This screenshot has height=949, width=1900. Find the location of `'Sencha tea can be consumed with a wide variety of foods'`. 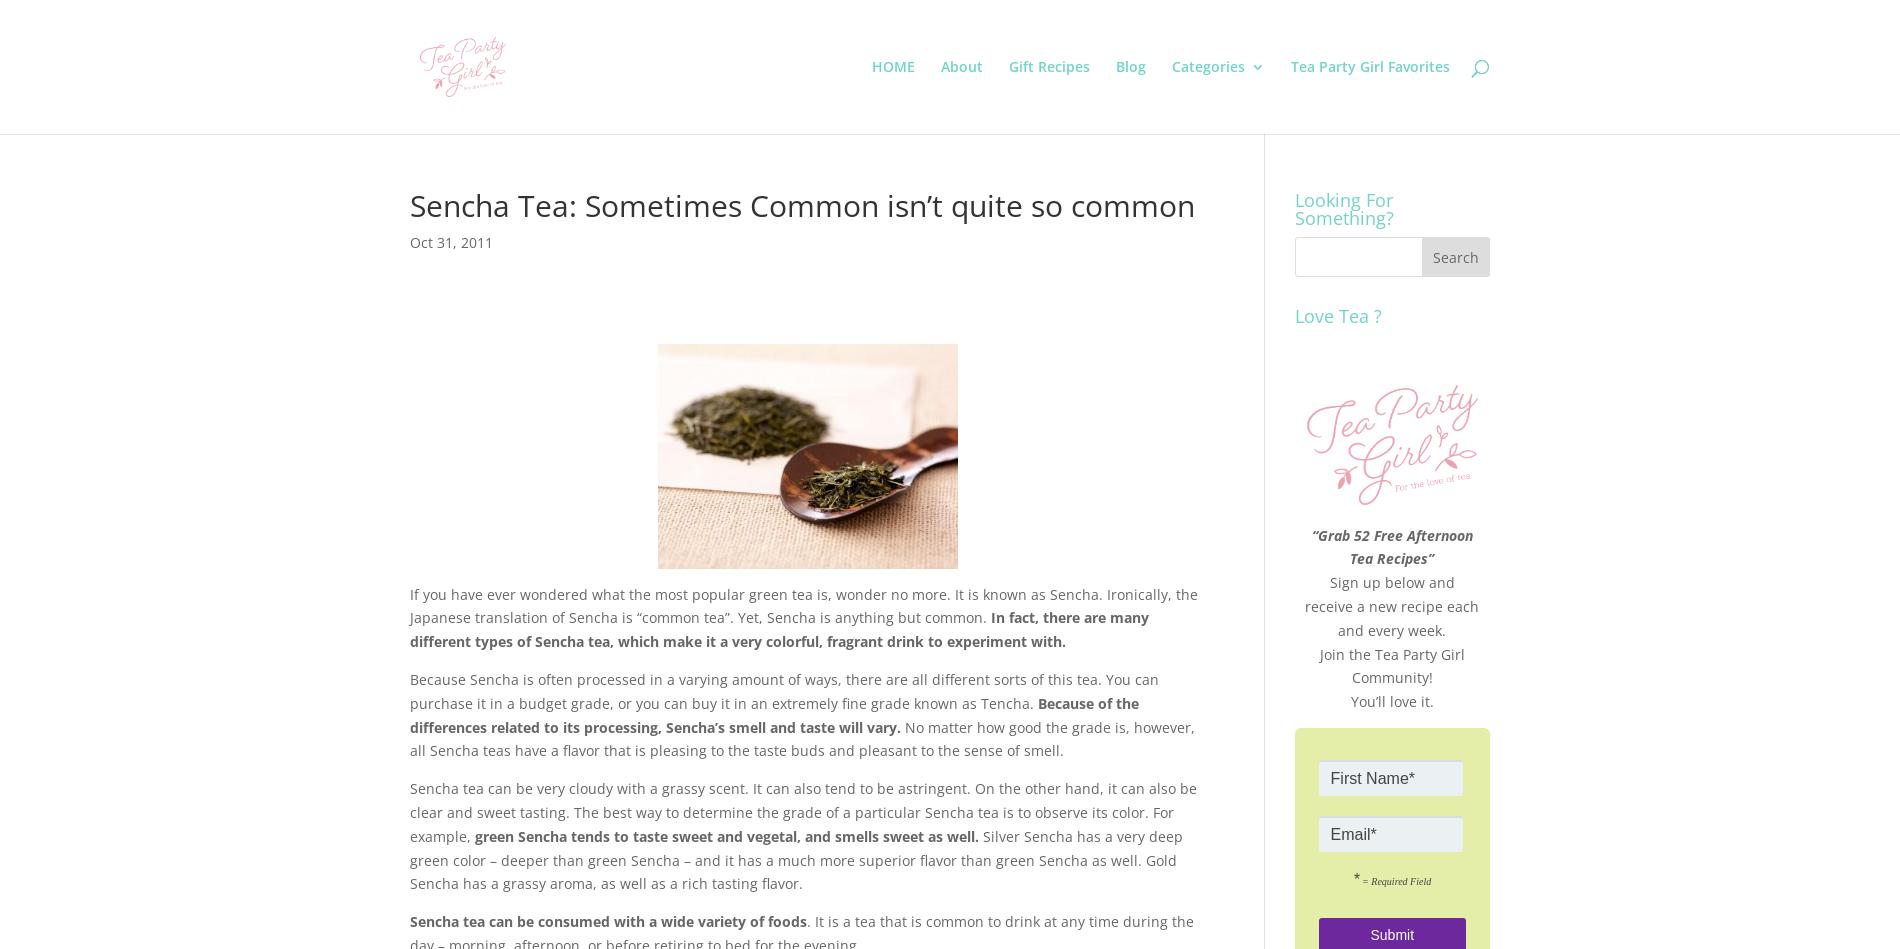

'Sencha tea can be consumed with a wide variety of foods' is located at coordinates (409, 920).